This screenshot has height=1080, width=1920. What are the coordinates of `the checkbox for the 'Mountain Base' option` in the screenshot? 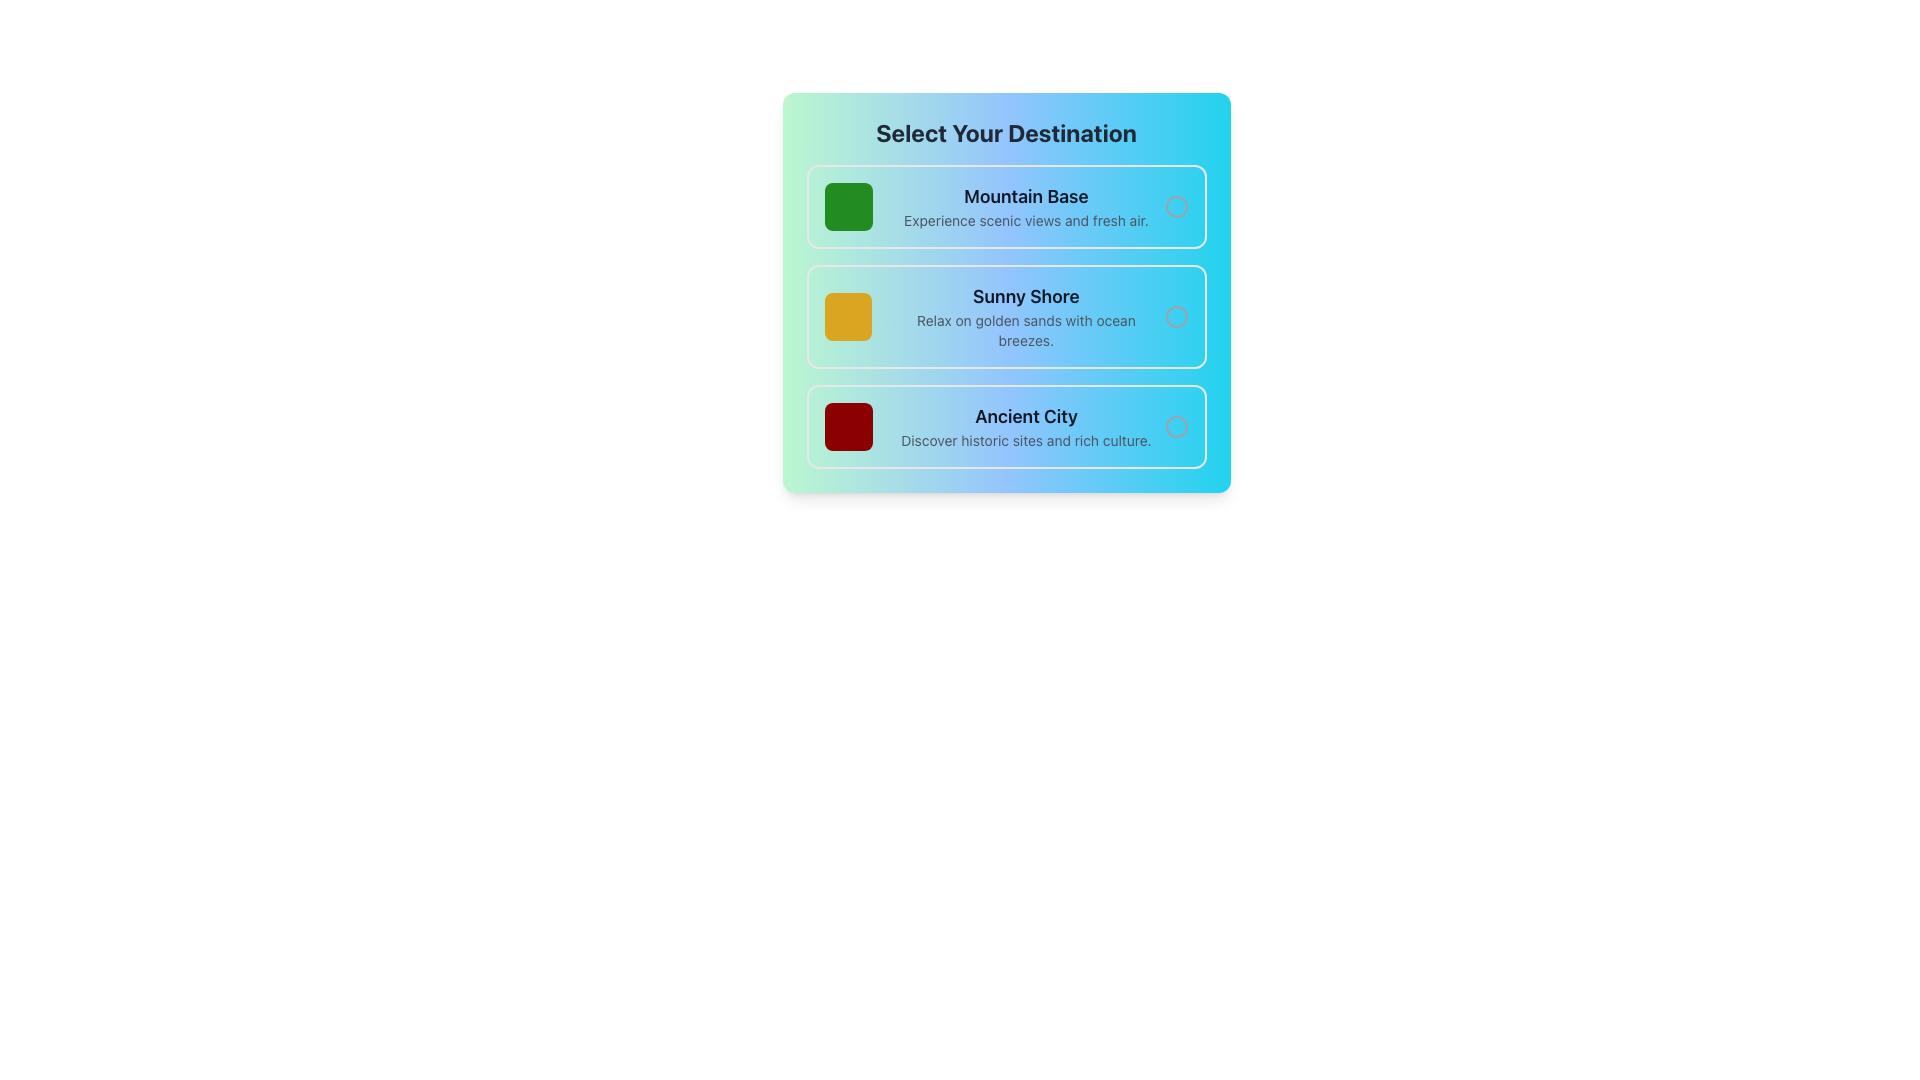 It's located at (1176, 207).